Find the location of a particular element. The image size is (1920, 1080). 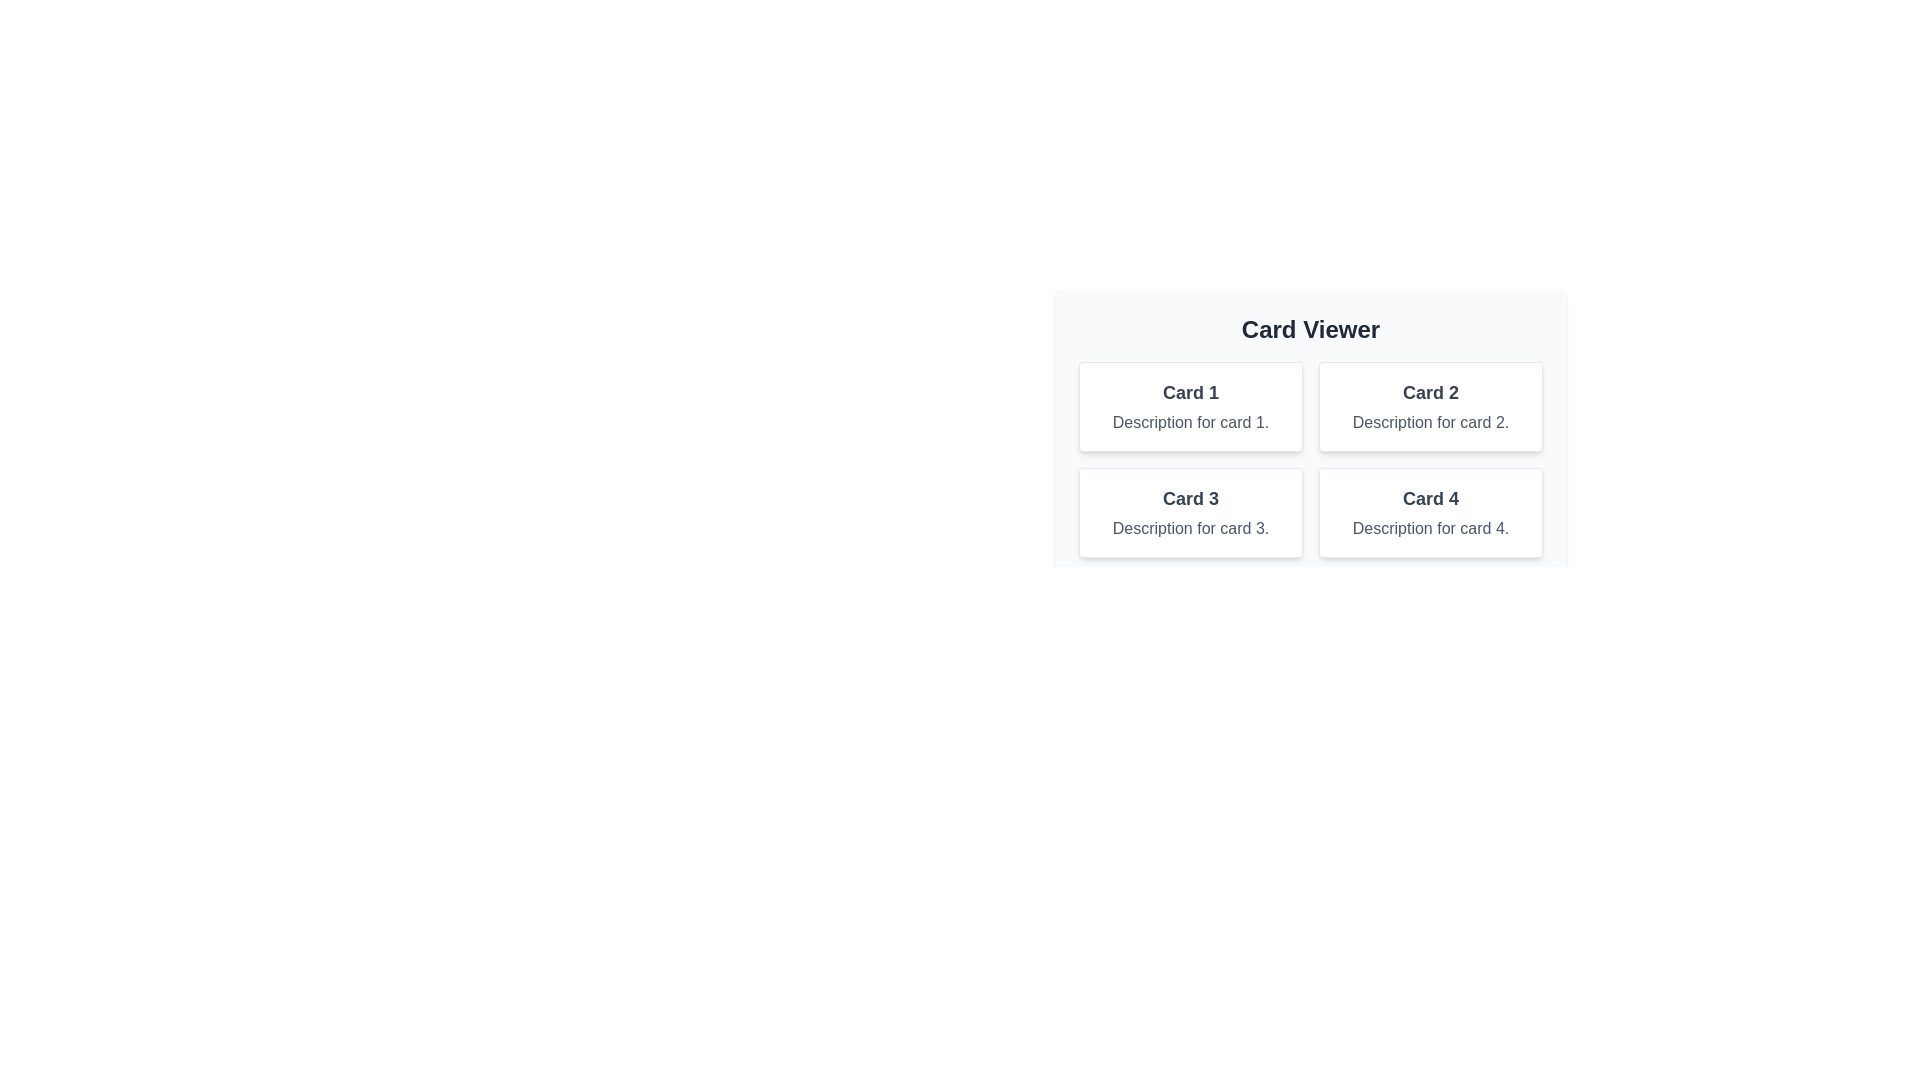

the descriptive label located at the bottom of 'Card 3', which provides additional information for the card is located at coordinates (1190, 527).